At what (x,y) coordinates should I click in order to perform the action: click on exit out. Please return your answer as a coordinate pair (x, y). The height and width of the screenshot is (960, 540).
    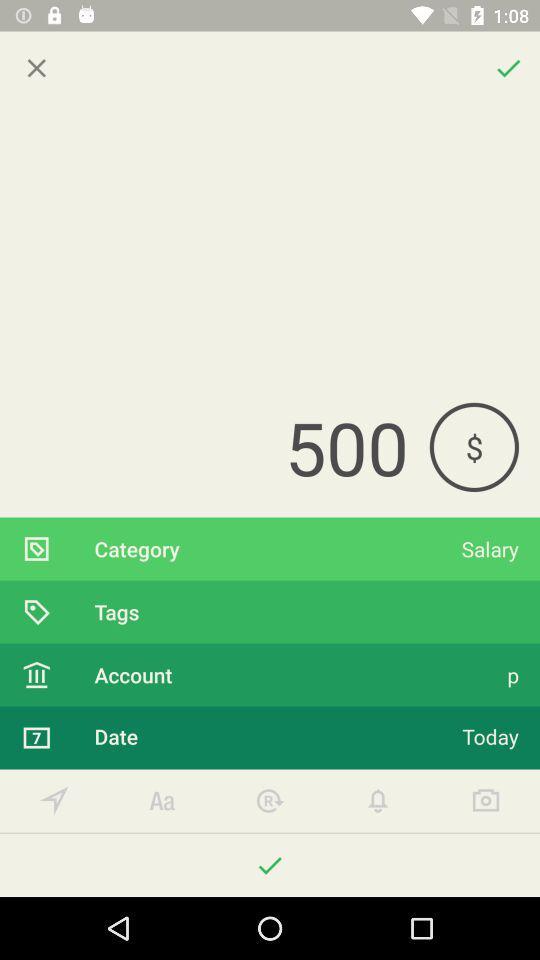
    Looking at the image, I should click on (36, 68).